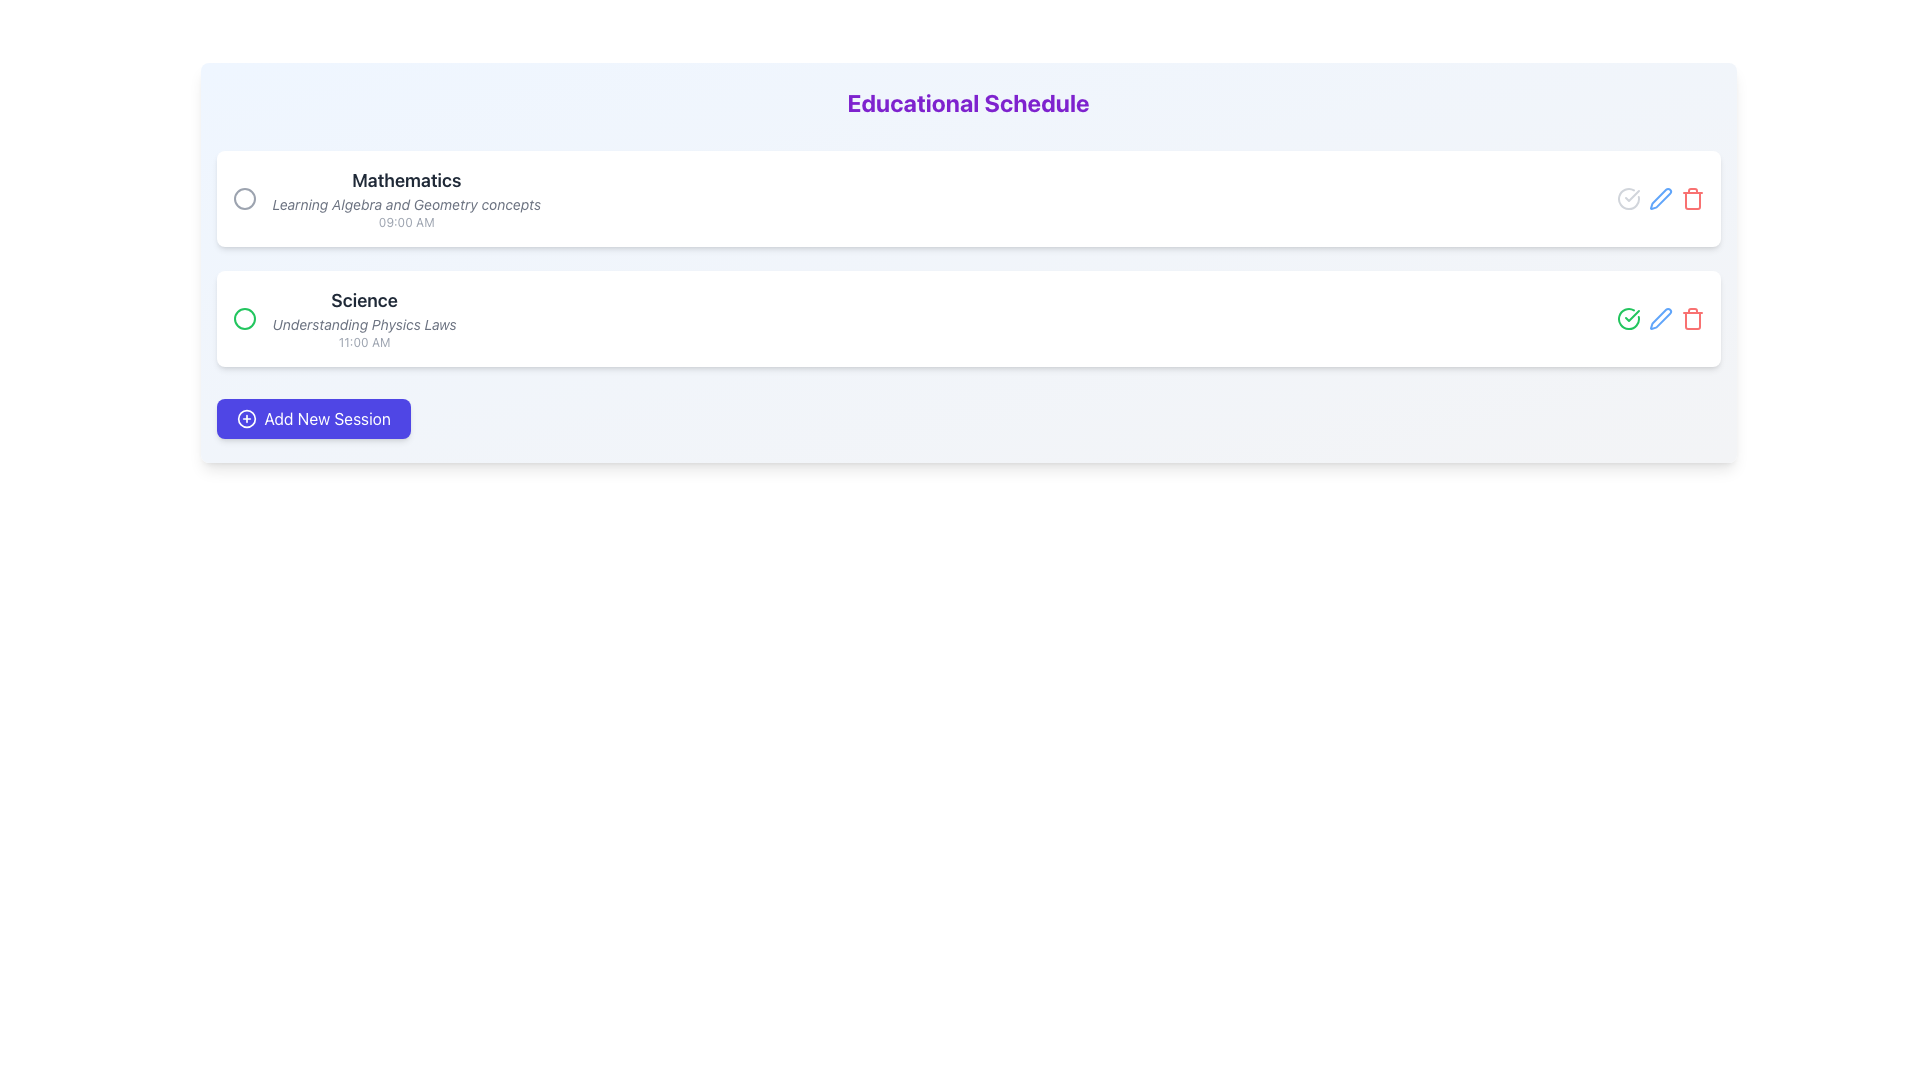  Describe the element at coordinates (327, 418) in the screenshot. I see `the 'Add New Session' button located at the bottom-left of the content section, which is identified by its accompanying icon of a circle with a plus symbol` at that location.